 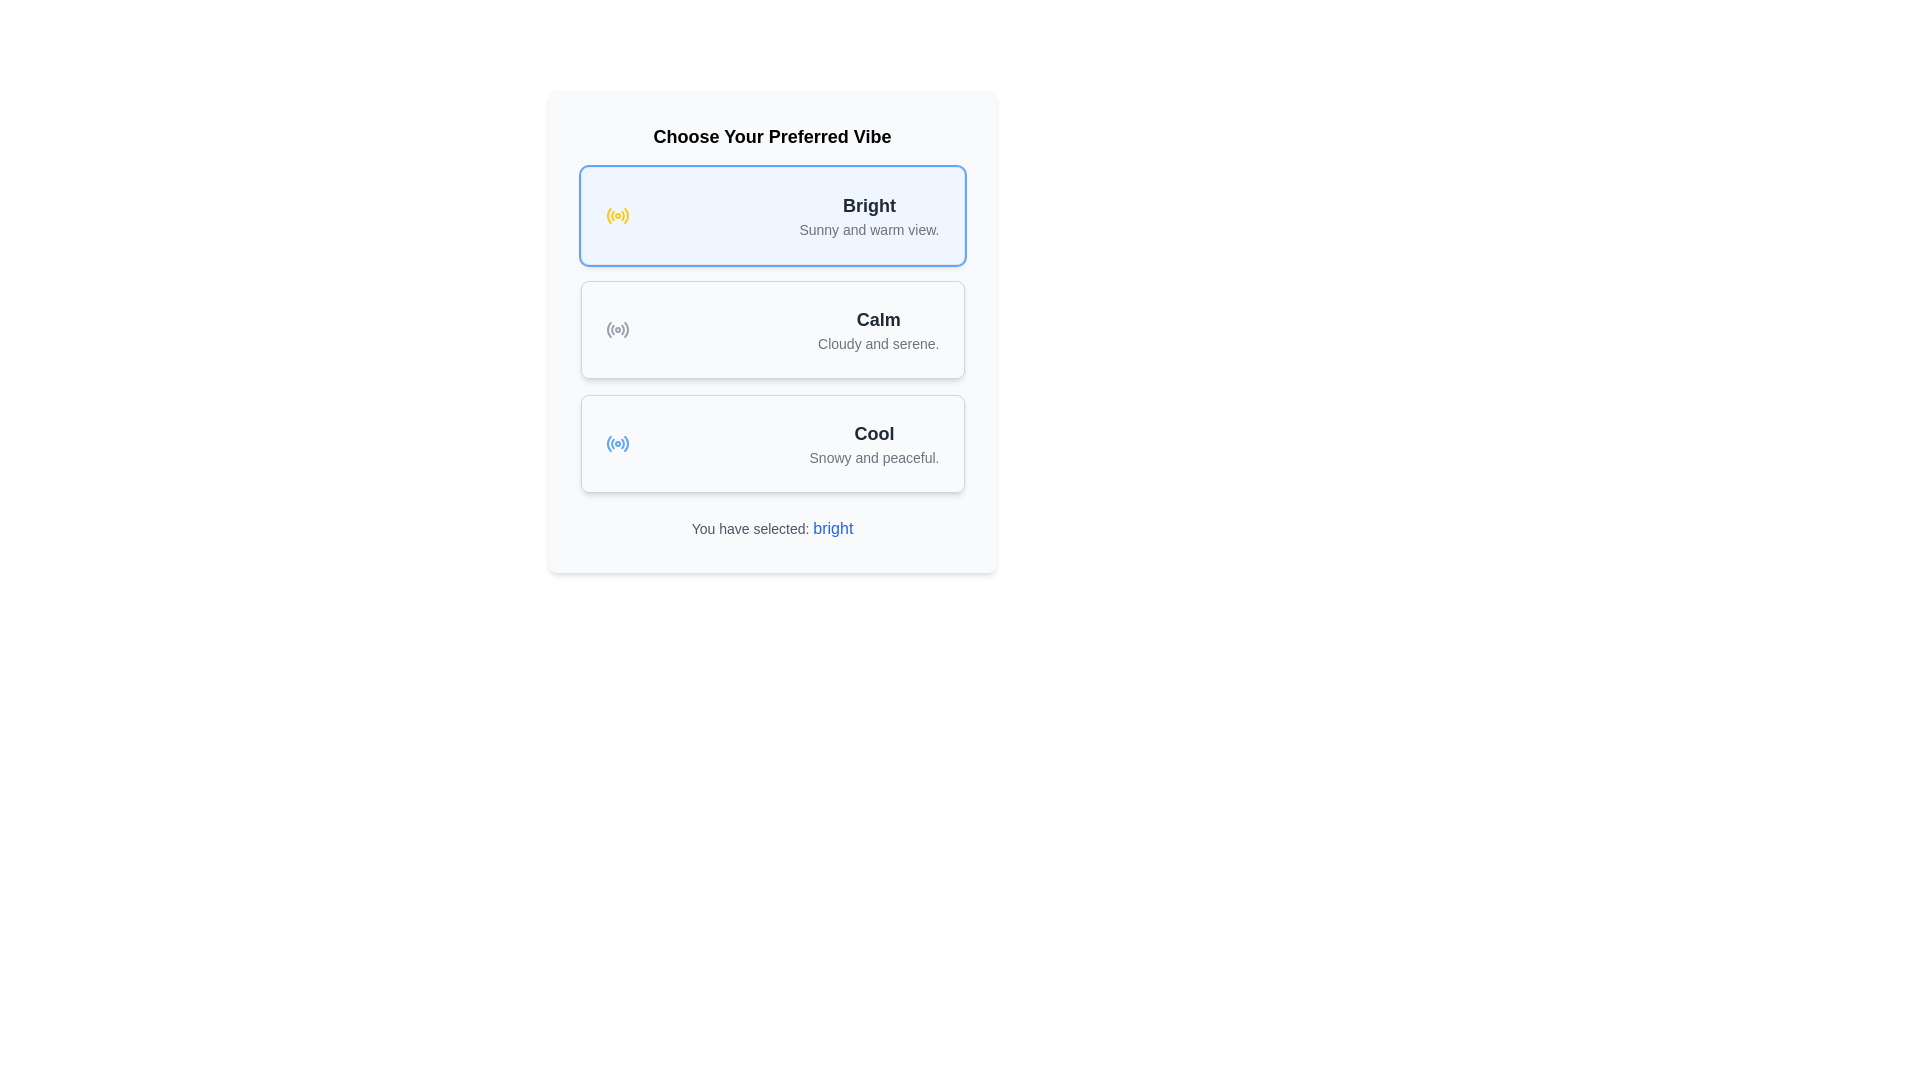 I want to click on the 'Calm' vibe selectable card, which is the second card in a stack of three options, so click(x=771, y=329).